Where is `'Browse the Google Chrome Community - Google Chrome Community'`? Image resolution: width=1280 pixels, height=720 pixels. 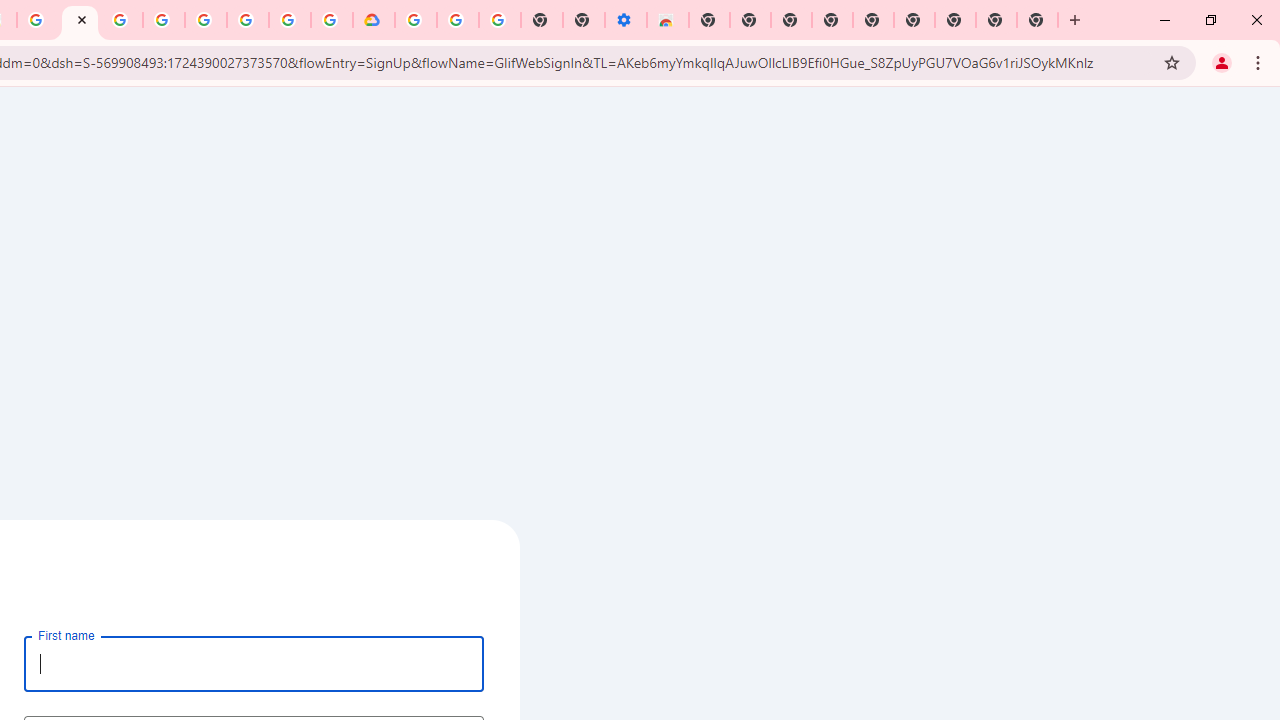
'Browse the Google Chrome Community - Google Chrome Community' is located at coordinates (332, 20).